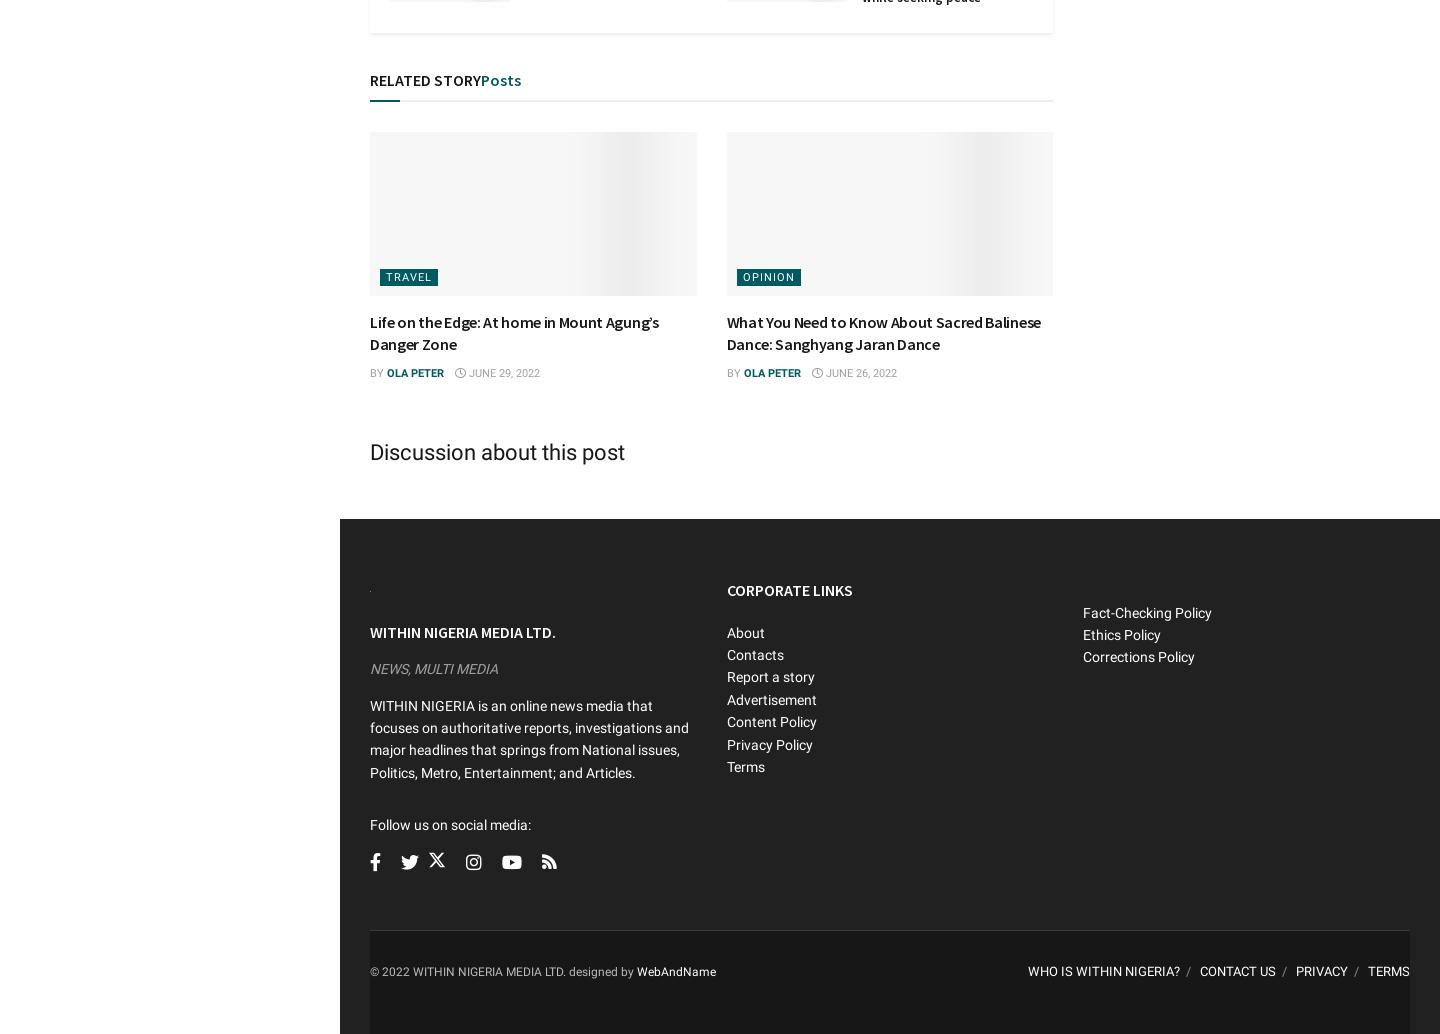  Describe the element at coordinates (499, 80) in the screenshot. I see `'Posts'` at that location.